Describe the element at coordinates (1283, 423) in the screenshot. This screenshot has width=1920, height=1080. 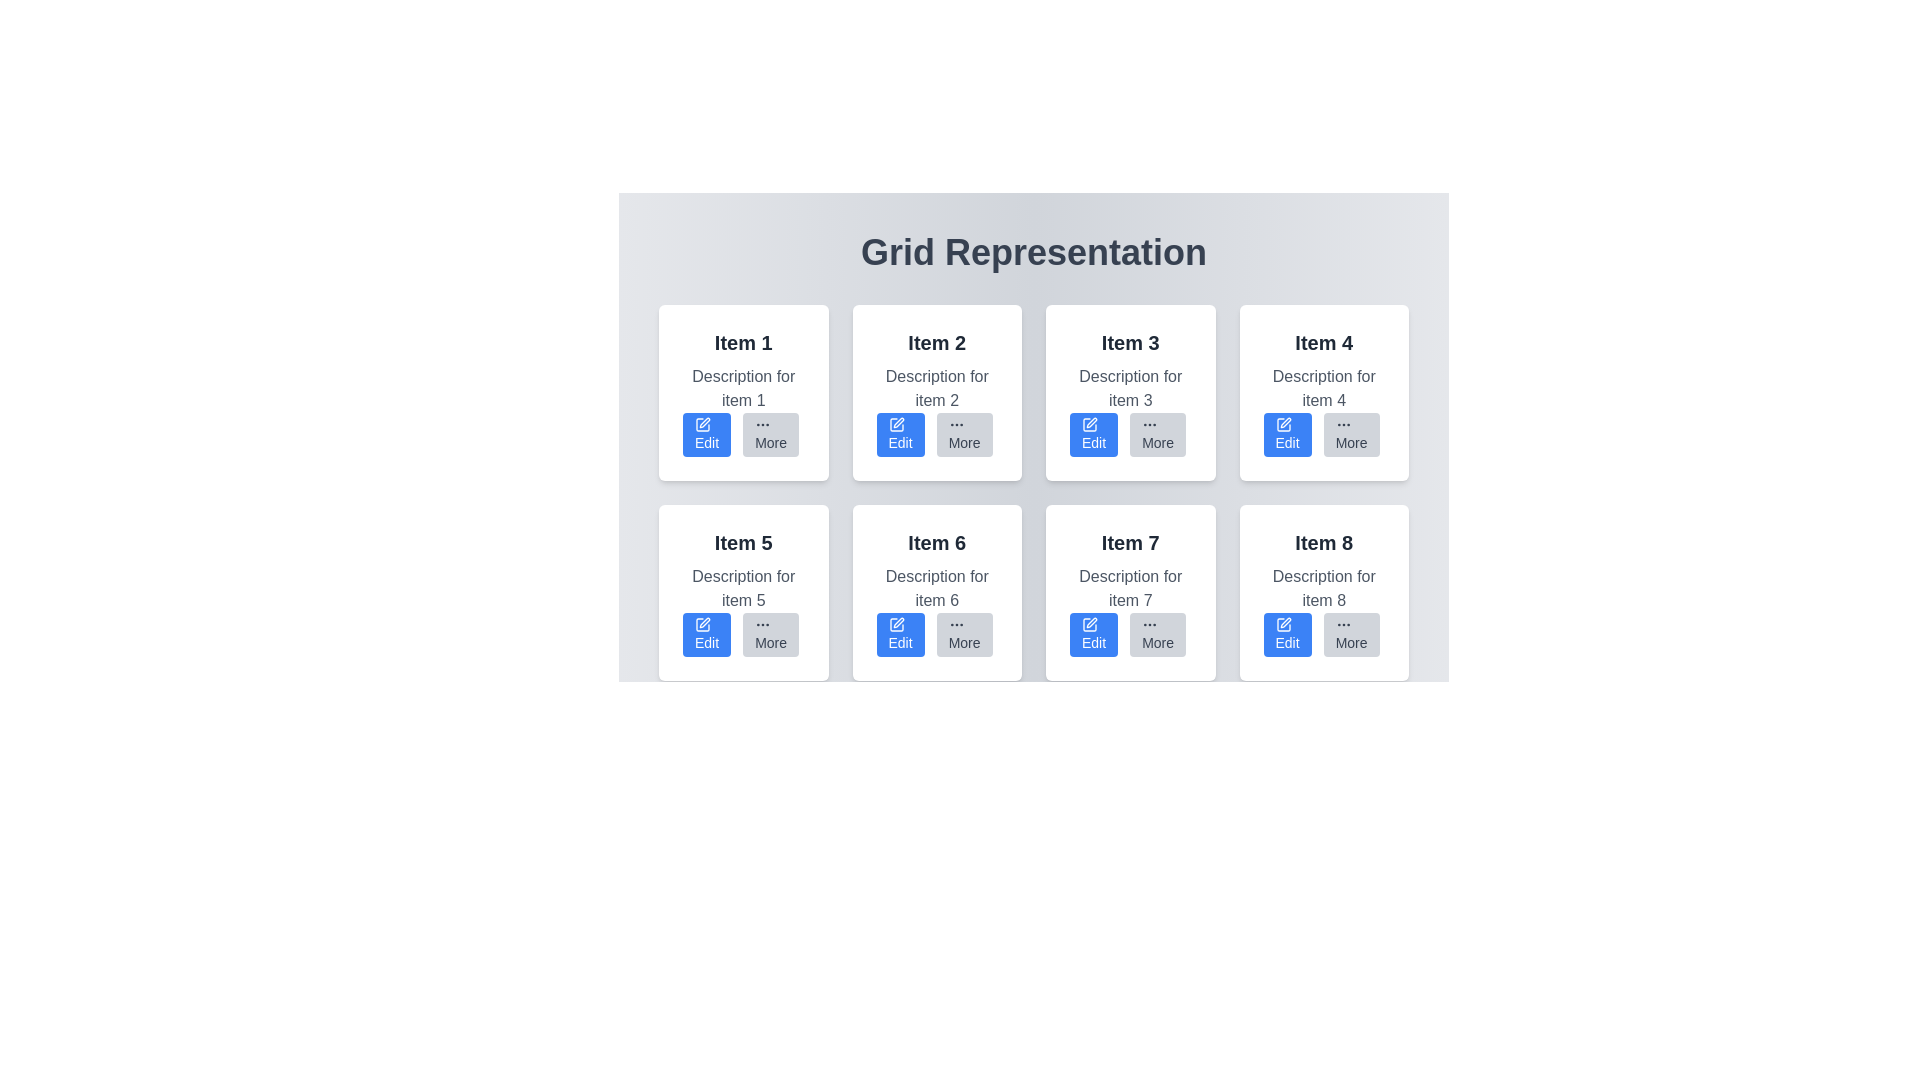
I see `the pen icon inside the 'Edit' button of the card titled 'Item 4' located in the top-right quadrant of the grid layout` at that location.